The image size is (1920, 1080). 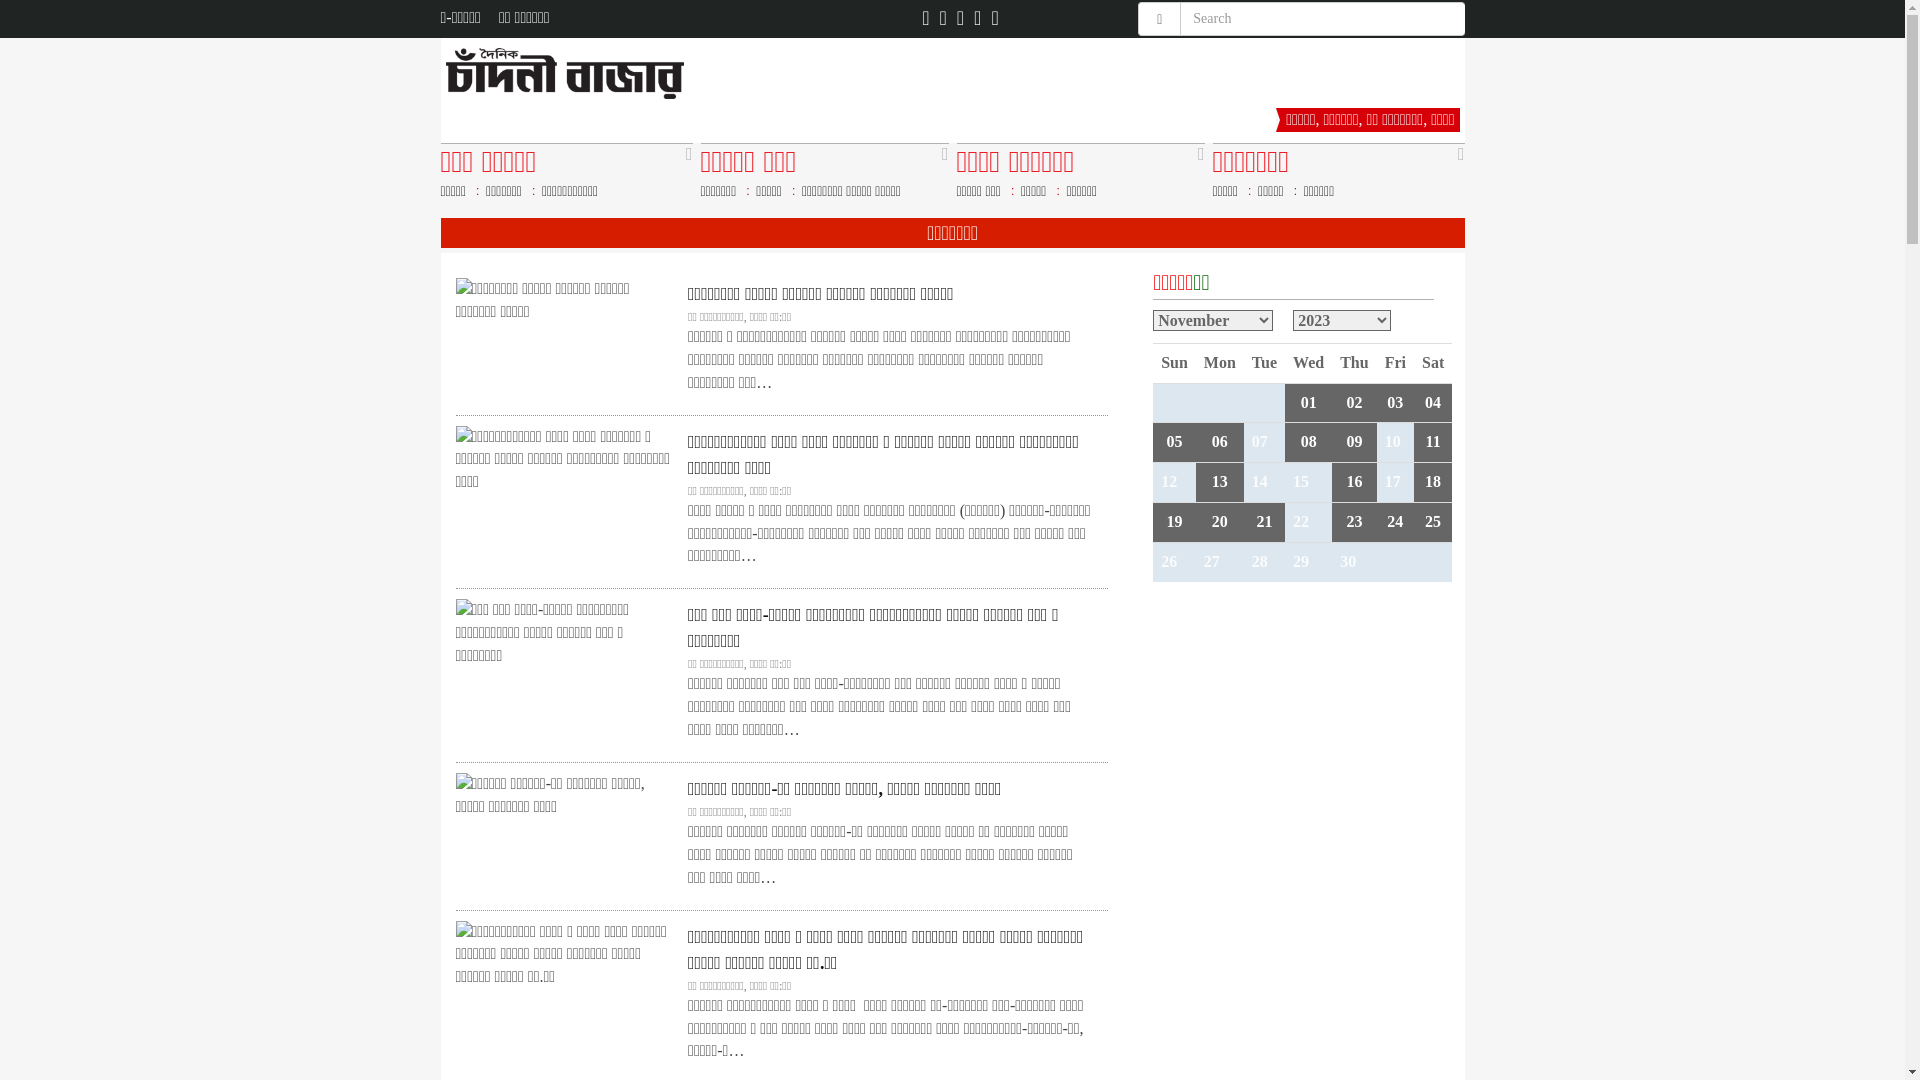 What do you see at coordinates (1218, 481) in the screenshot?
I see `'13'` at bounding box center [1218, 481].